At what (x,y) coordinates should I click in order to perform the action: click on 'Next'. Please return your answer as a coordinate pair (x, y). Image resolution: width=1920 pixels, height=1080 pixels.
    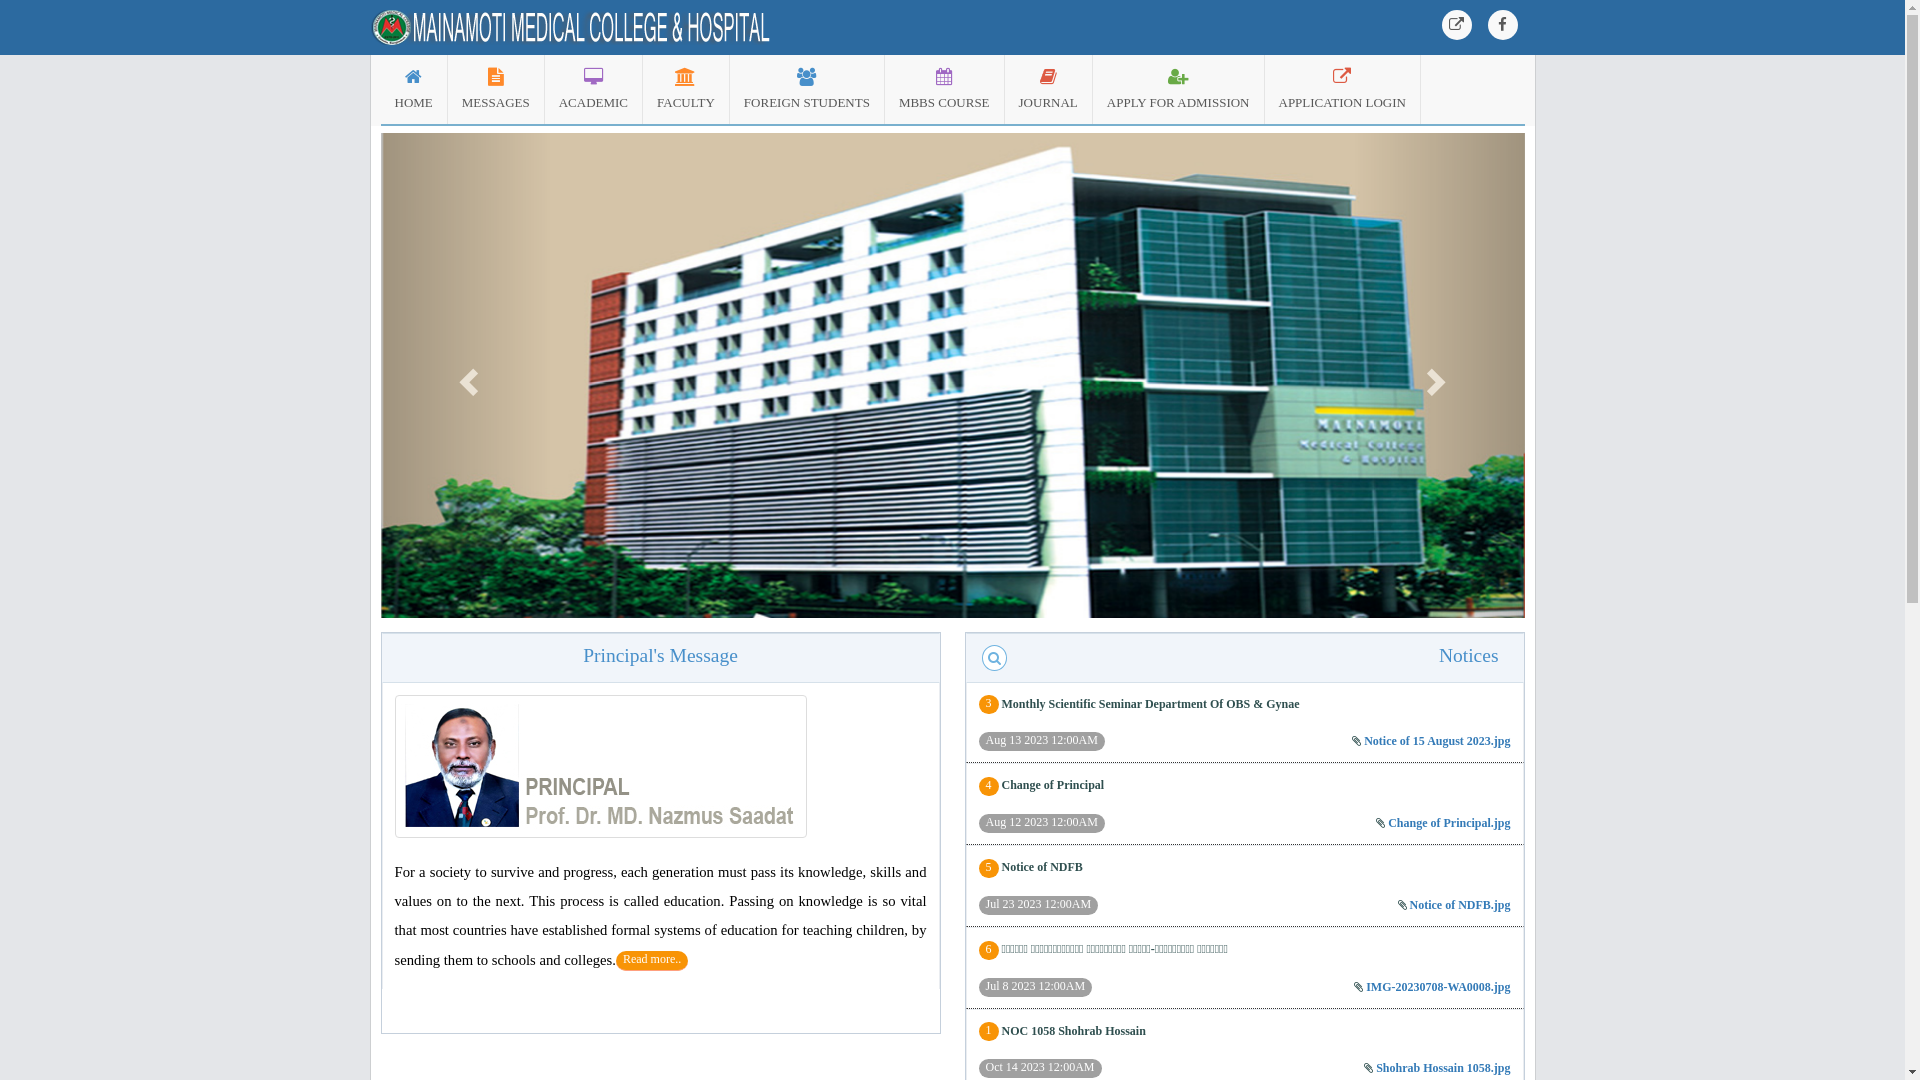
    Looking at the image, I should click on (1438, 375).